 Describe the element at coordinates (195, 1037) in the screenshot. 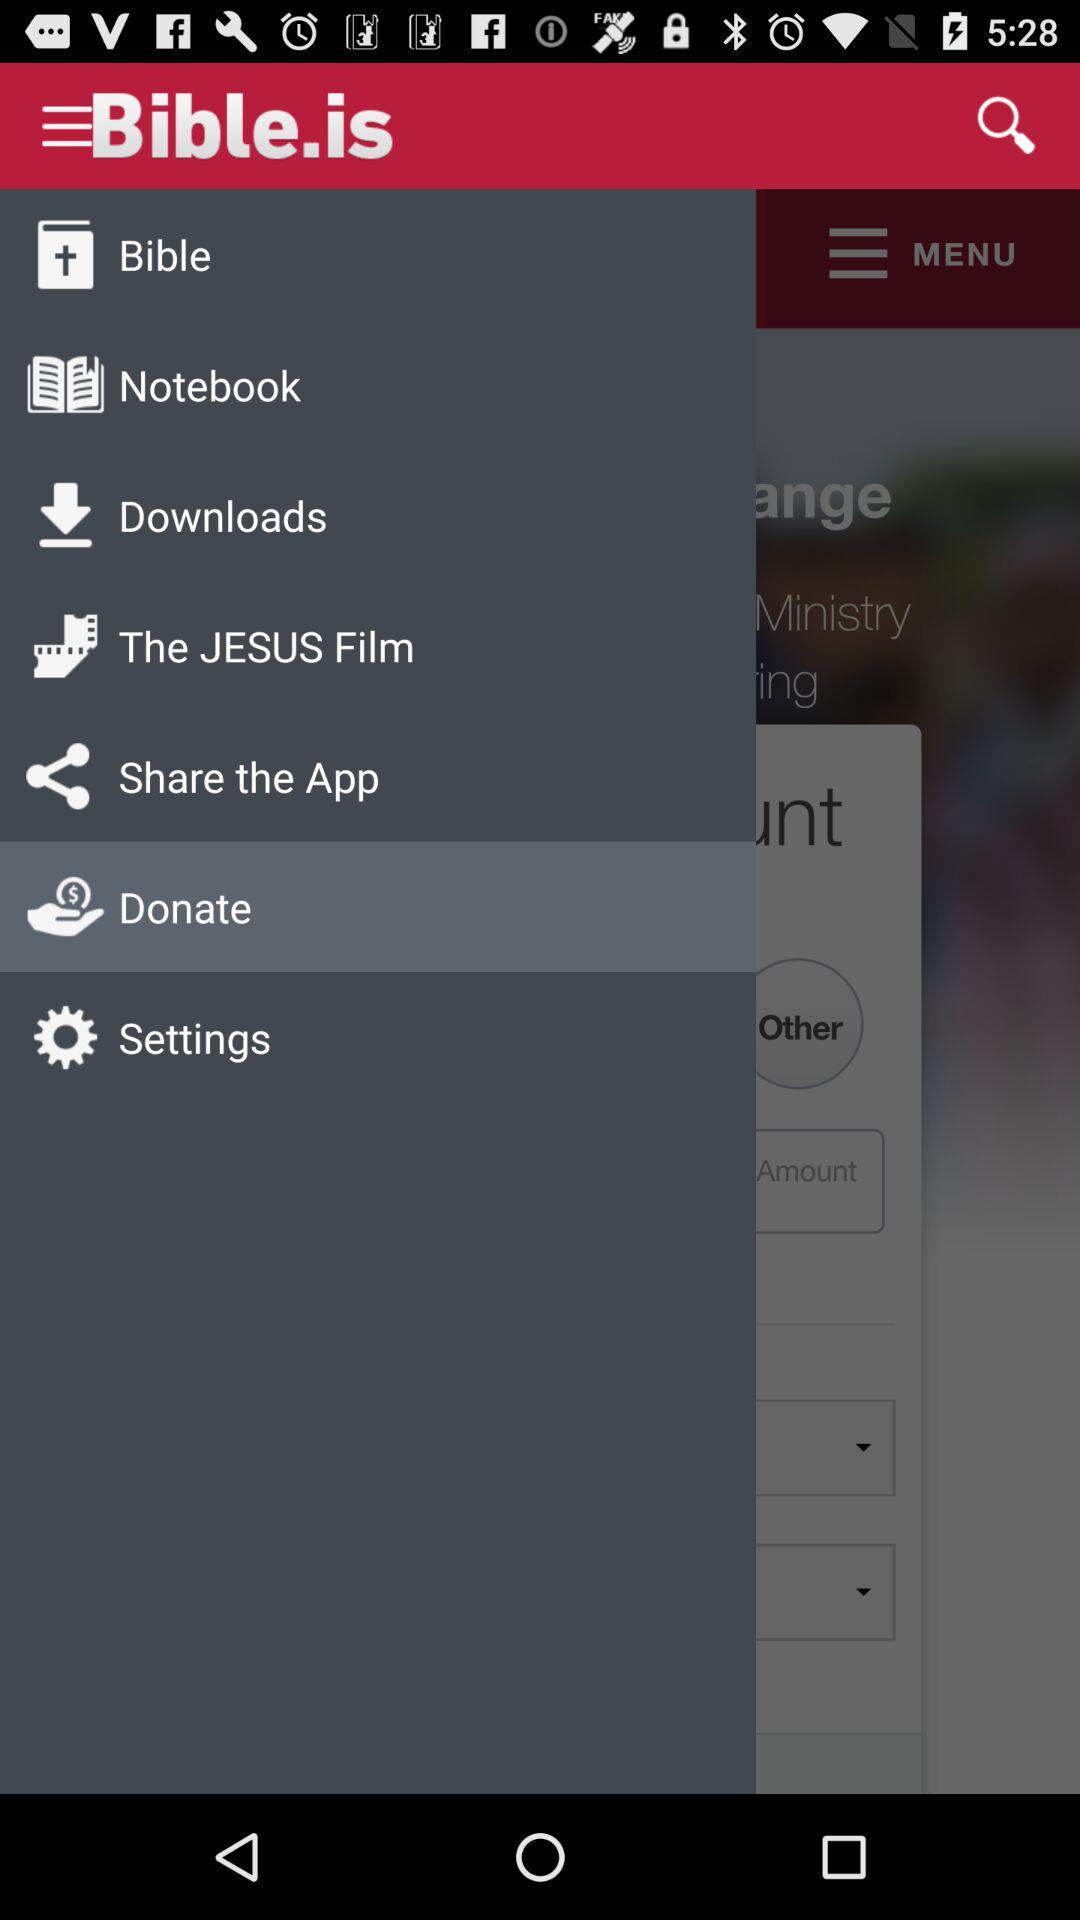

I see `the settings icon` at that location.